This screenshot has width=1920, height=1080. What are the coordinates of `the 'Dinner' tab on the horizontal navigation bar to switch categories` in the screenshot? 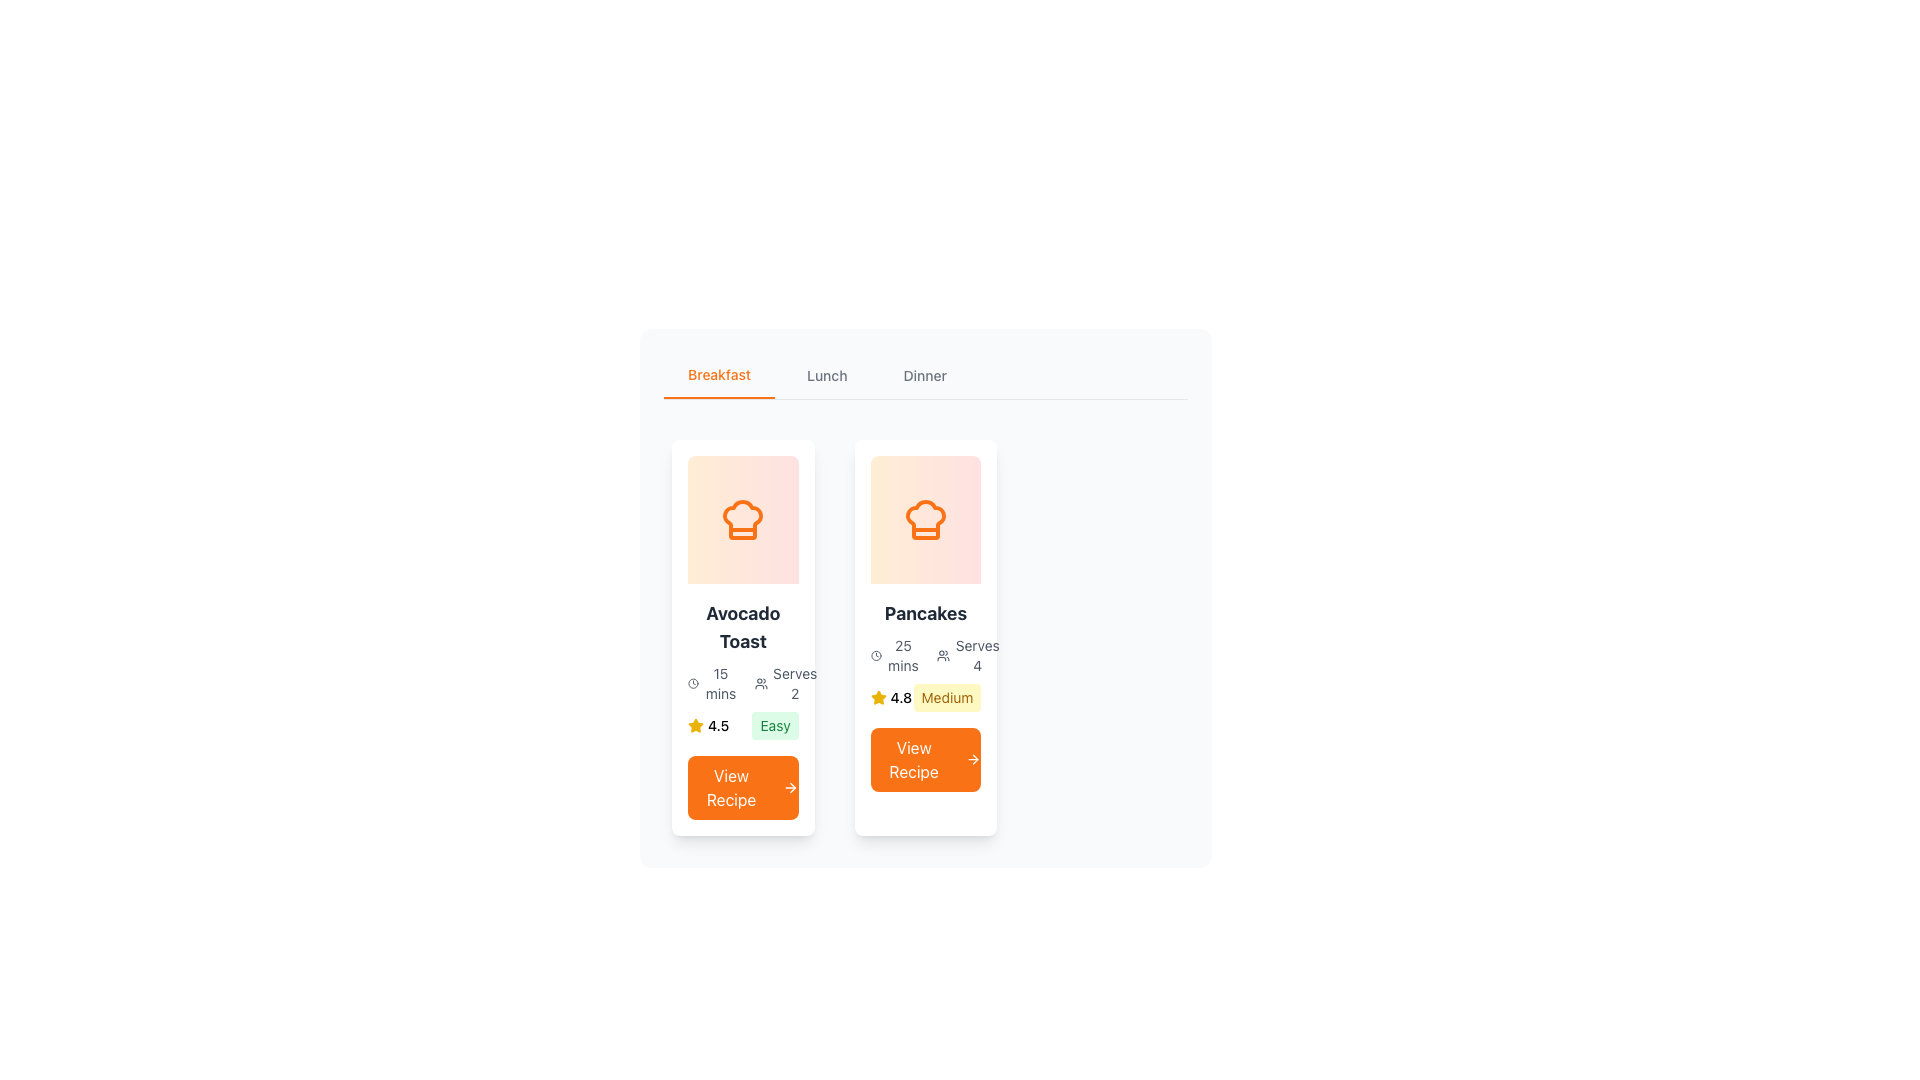 It's located at (925, 375).